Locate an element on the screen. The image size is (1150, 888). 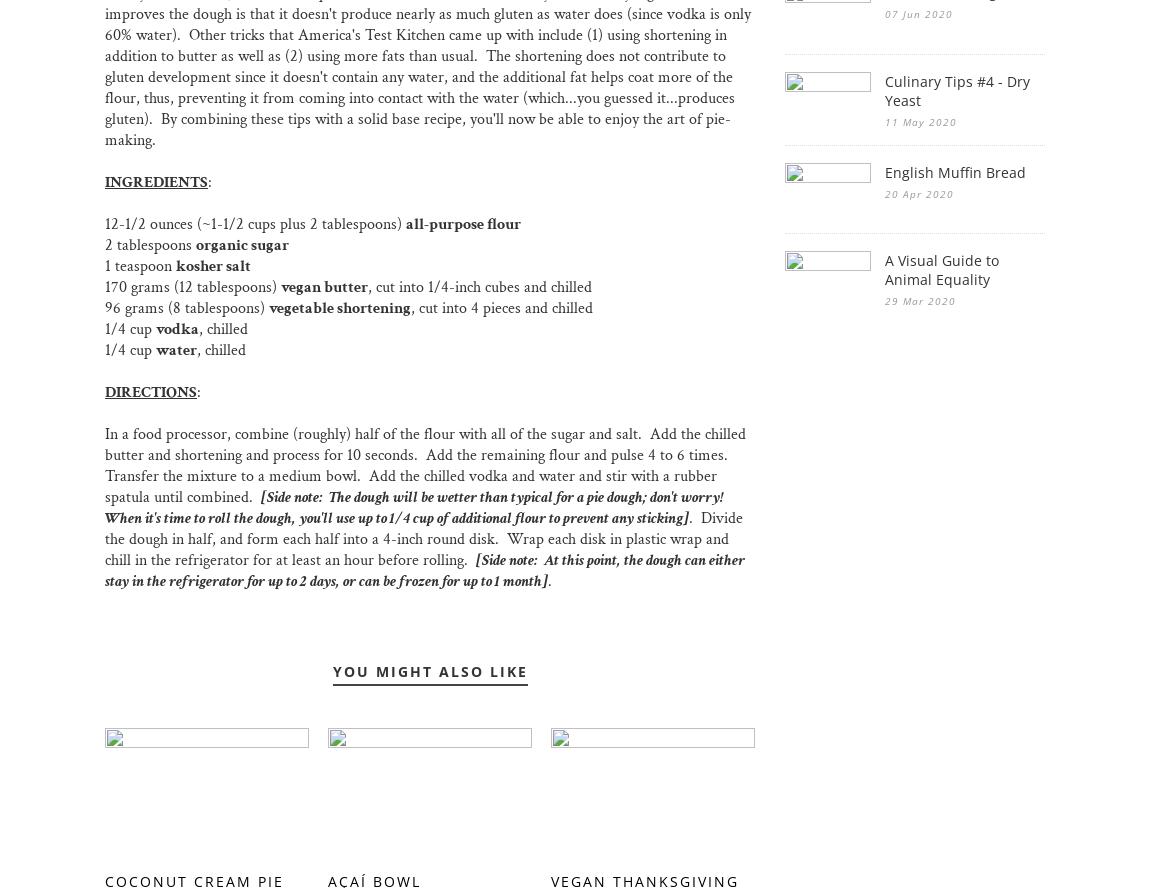
'all-purpose flour' is located at coordinates (463, 224).